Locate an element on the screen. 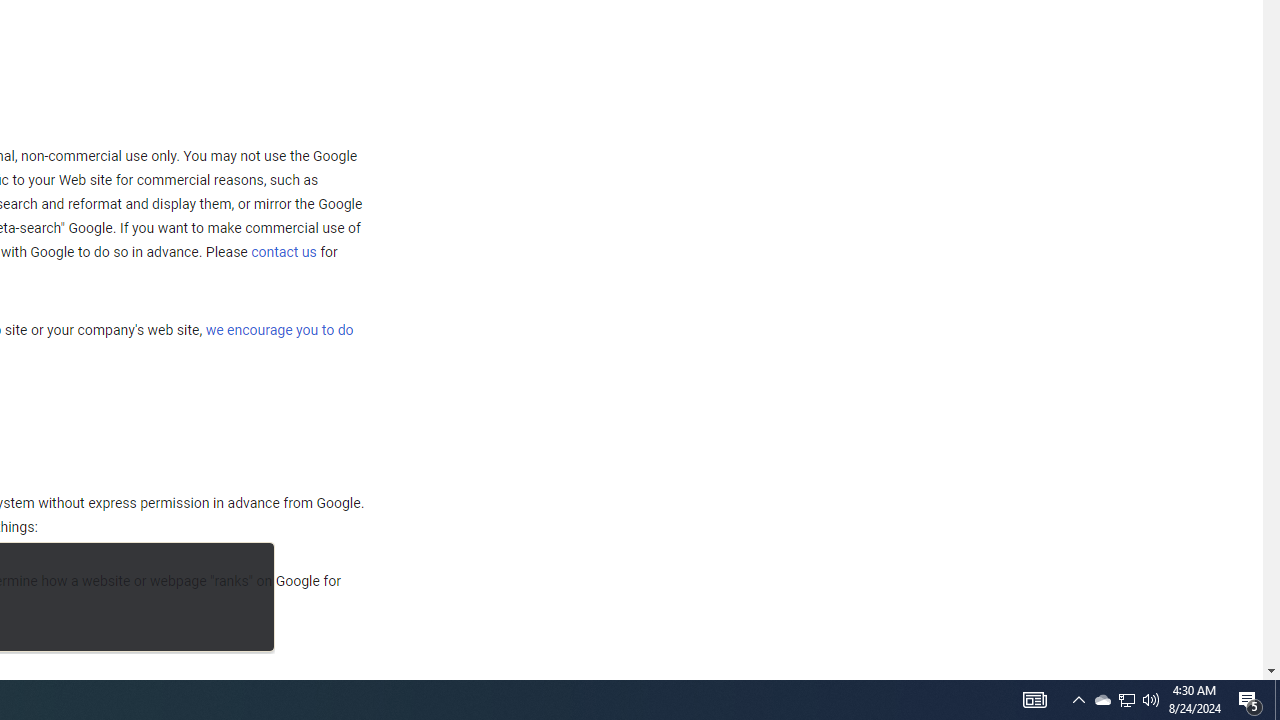 The image size is (1280, 720). 'contact us' is located at coordinates (283, 250).